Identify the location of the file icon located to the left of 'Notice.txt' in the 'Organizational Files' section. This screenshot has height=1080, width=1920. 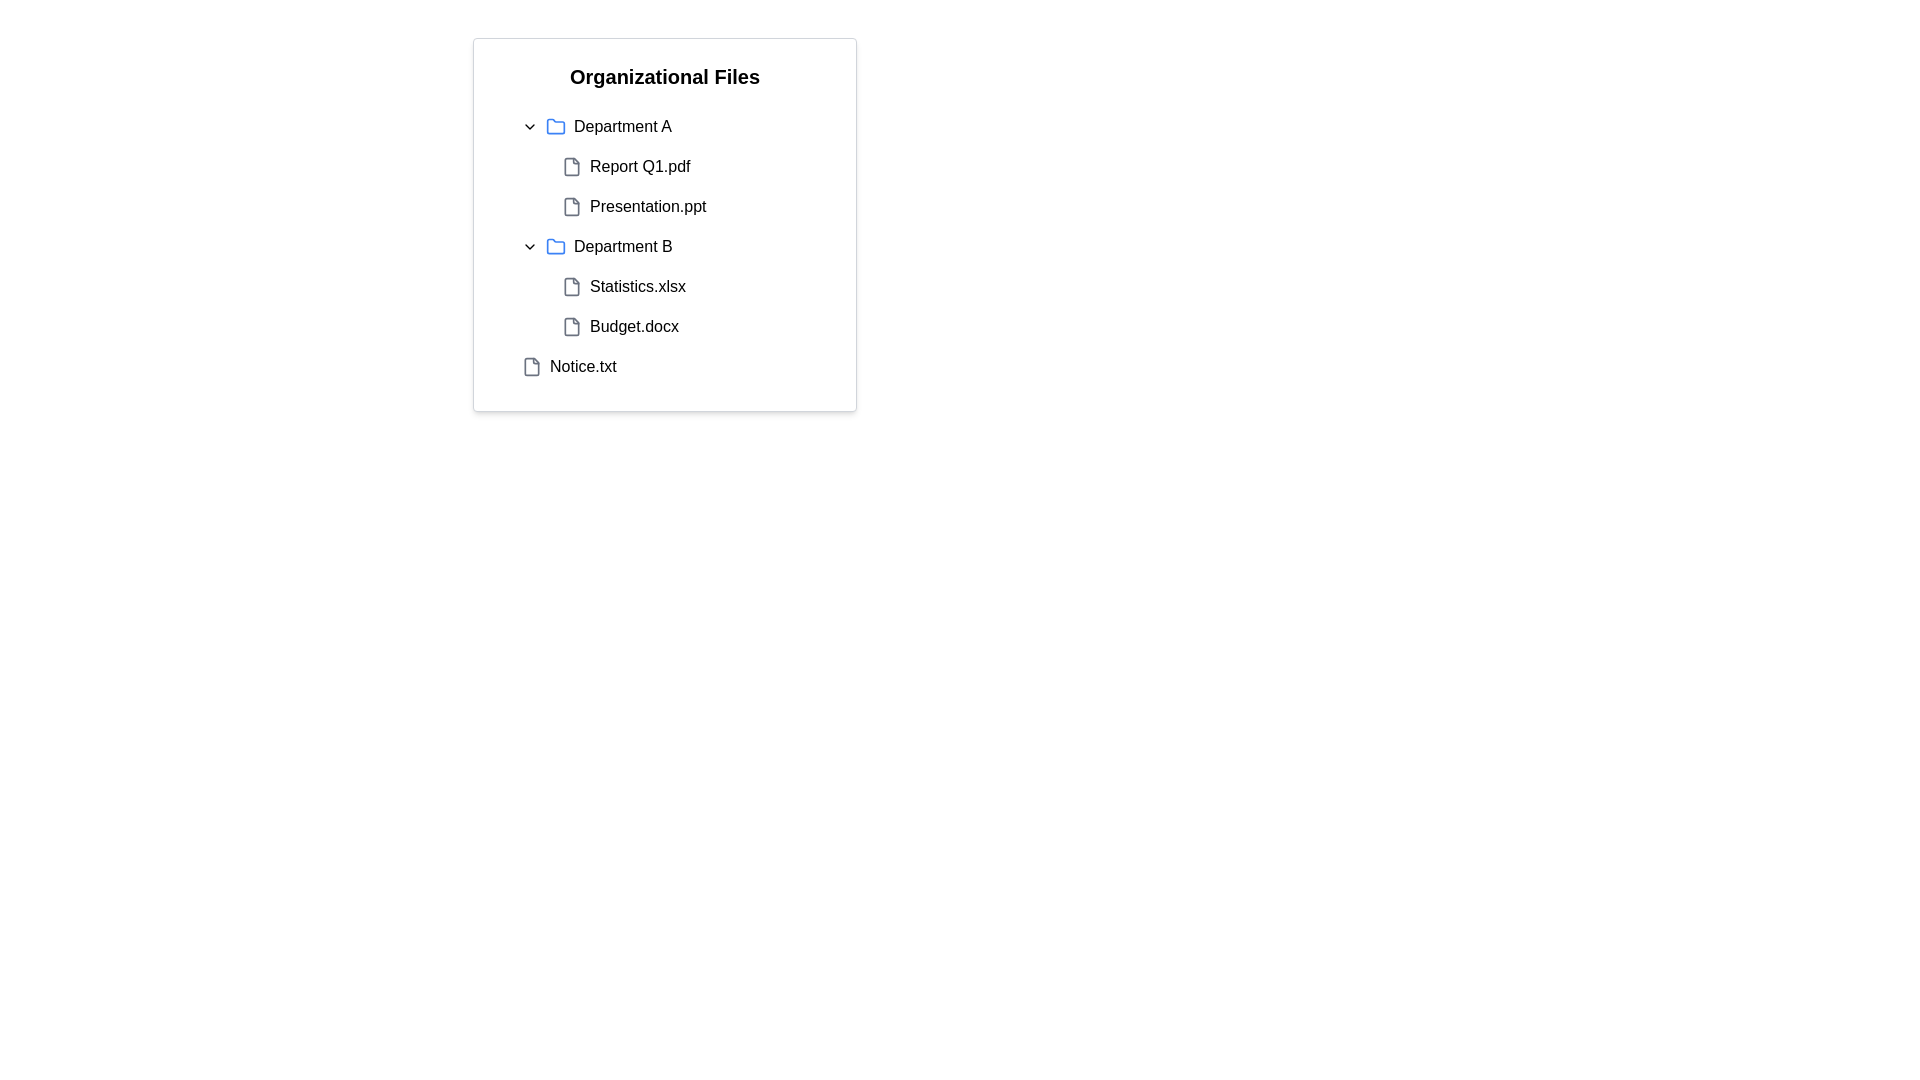
(532, 366).